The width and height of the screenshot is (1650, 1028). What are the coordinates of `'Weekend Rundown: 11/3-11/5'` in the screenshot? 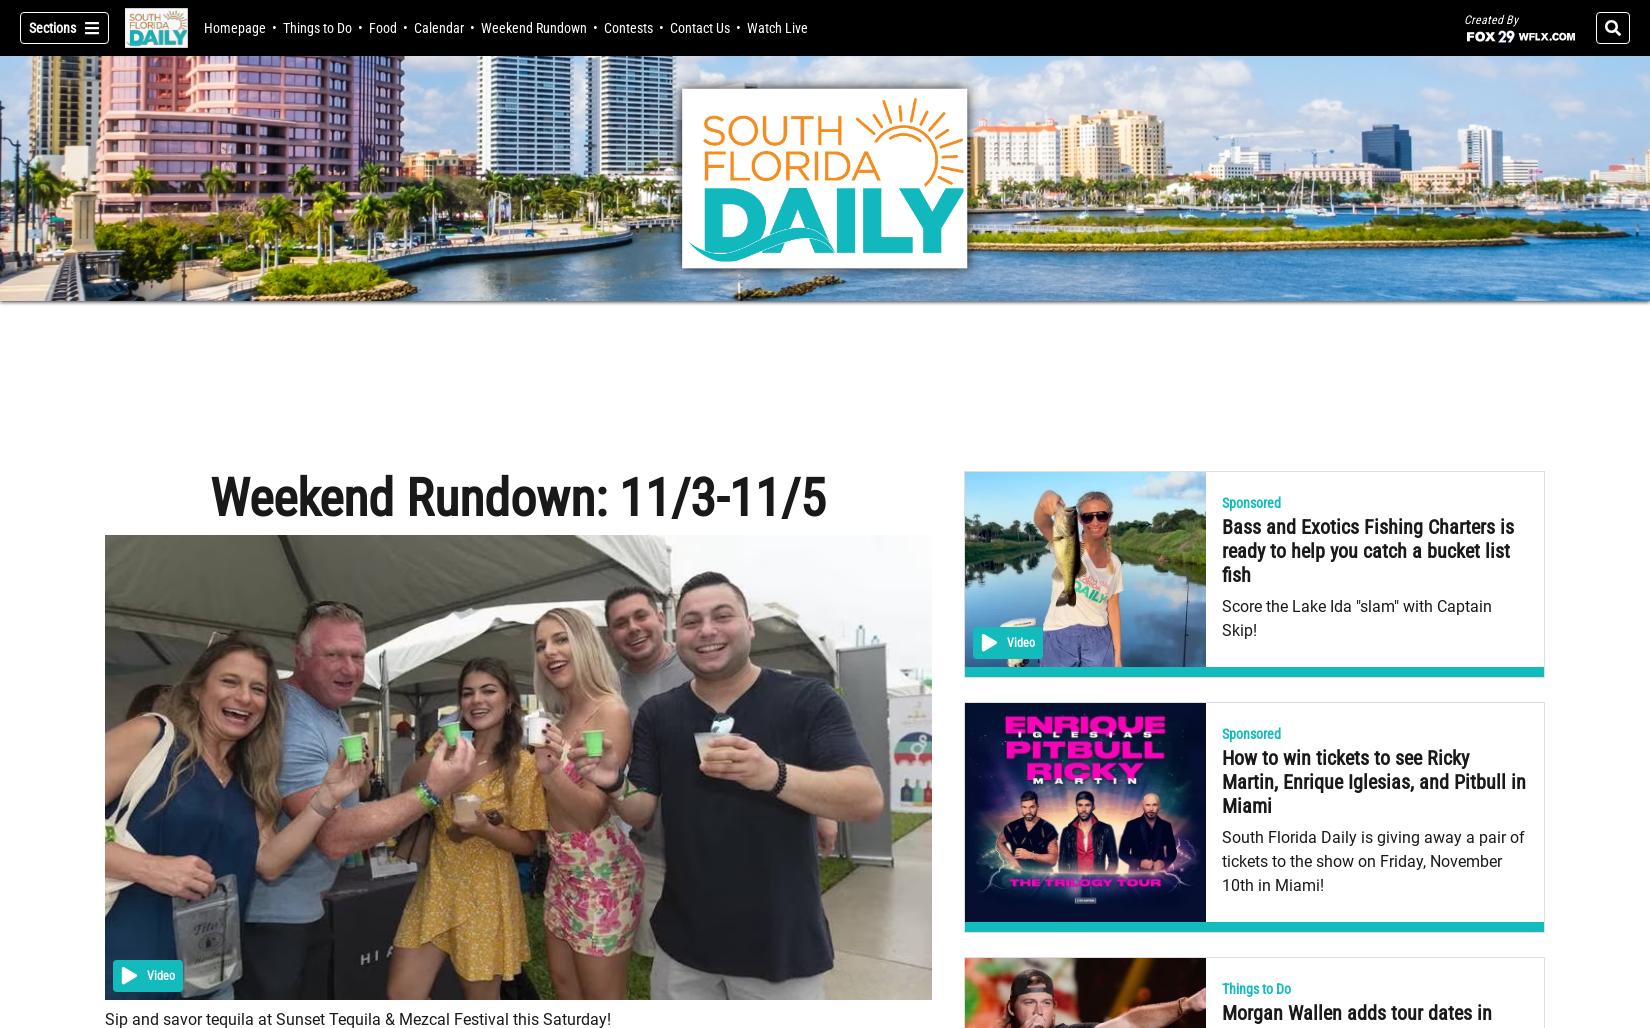 It's located at (516, 497).